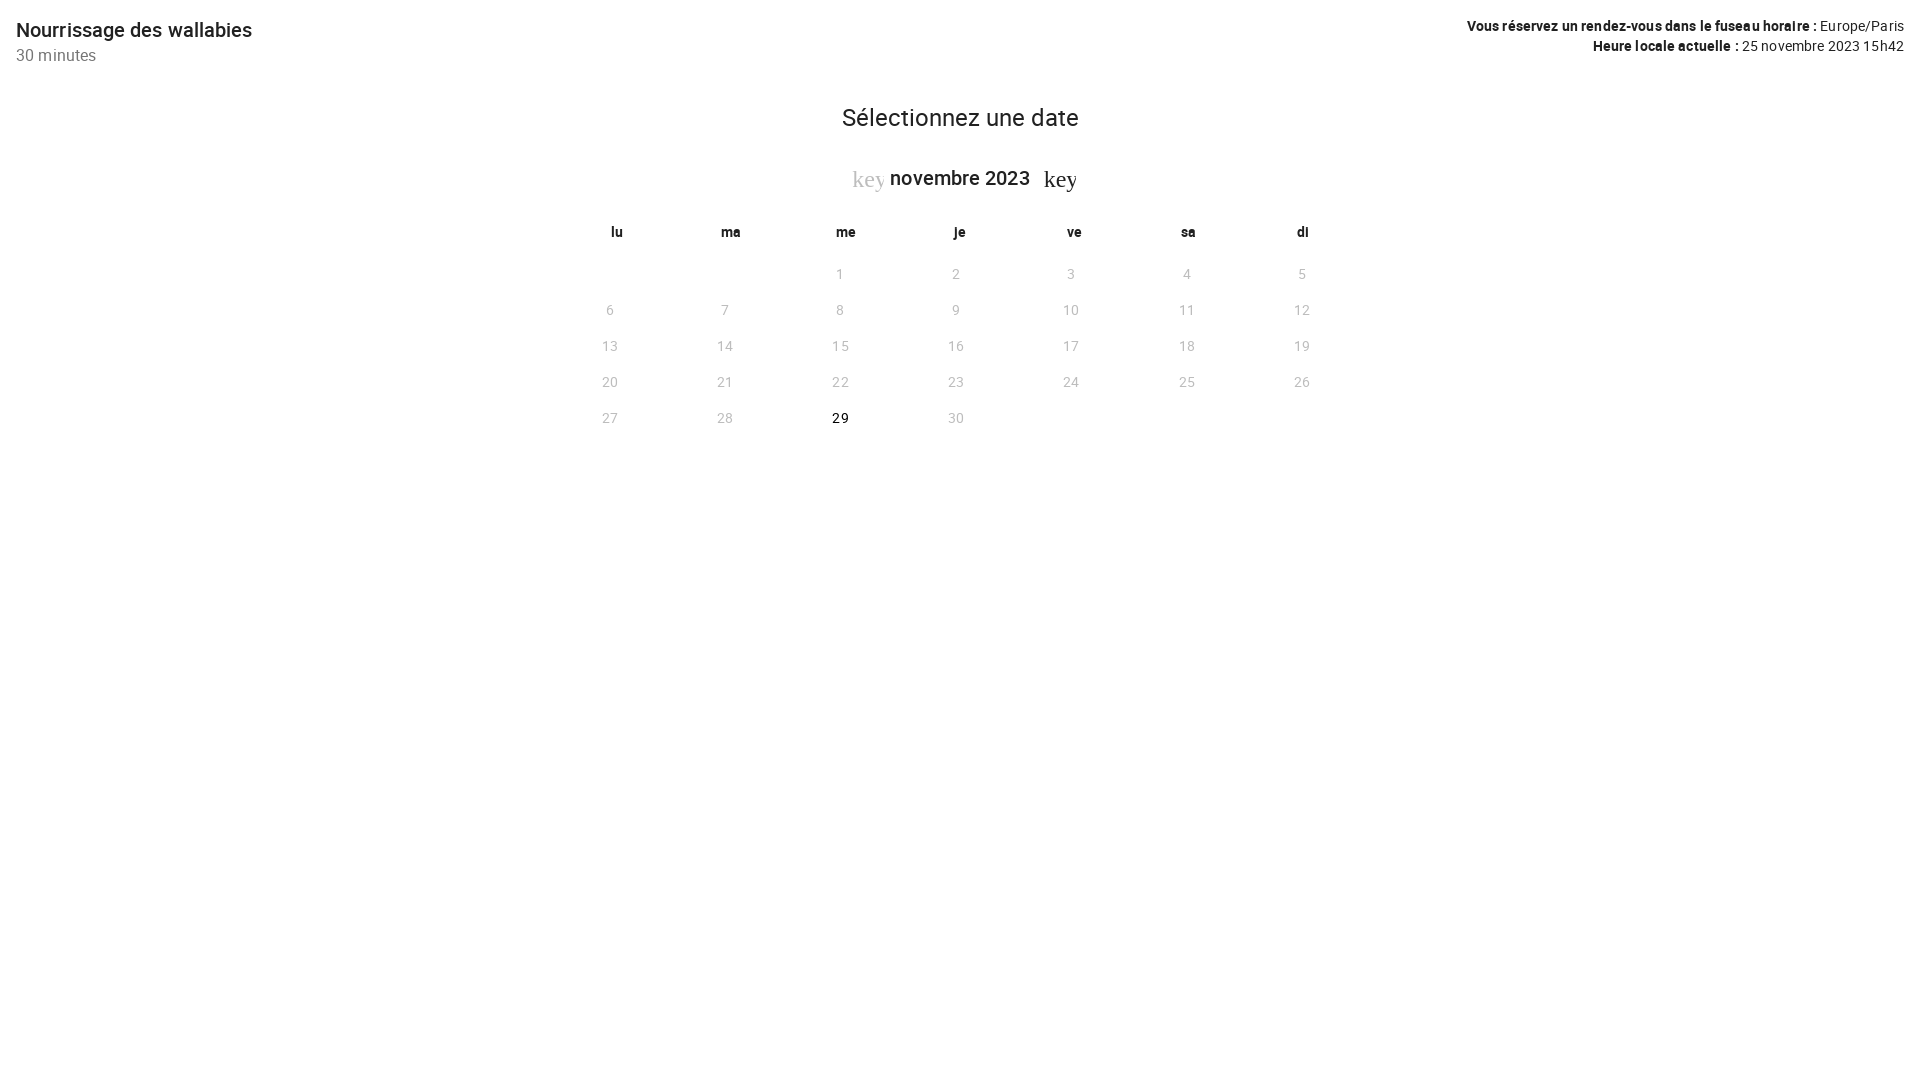 The image size is (1920, 1080). Describe the element at coordinates (896, 345) in the screenshot. I see `'16'` at that location.